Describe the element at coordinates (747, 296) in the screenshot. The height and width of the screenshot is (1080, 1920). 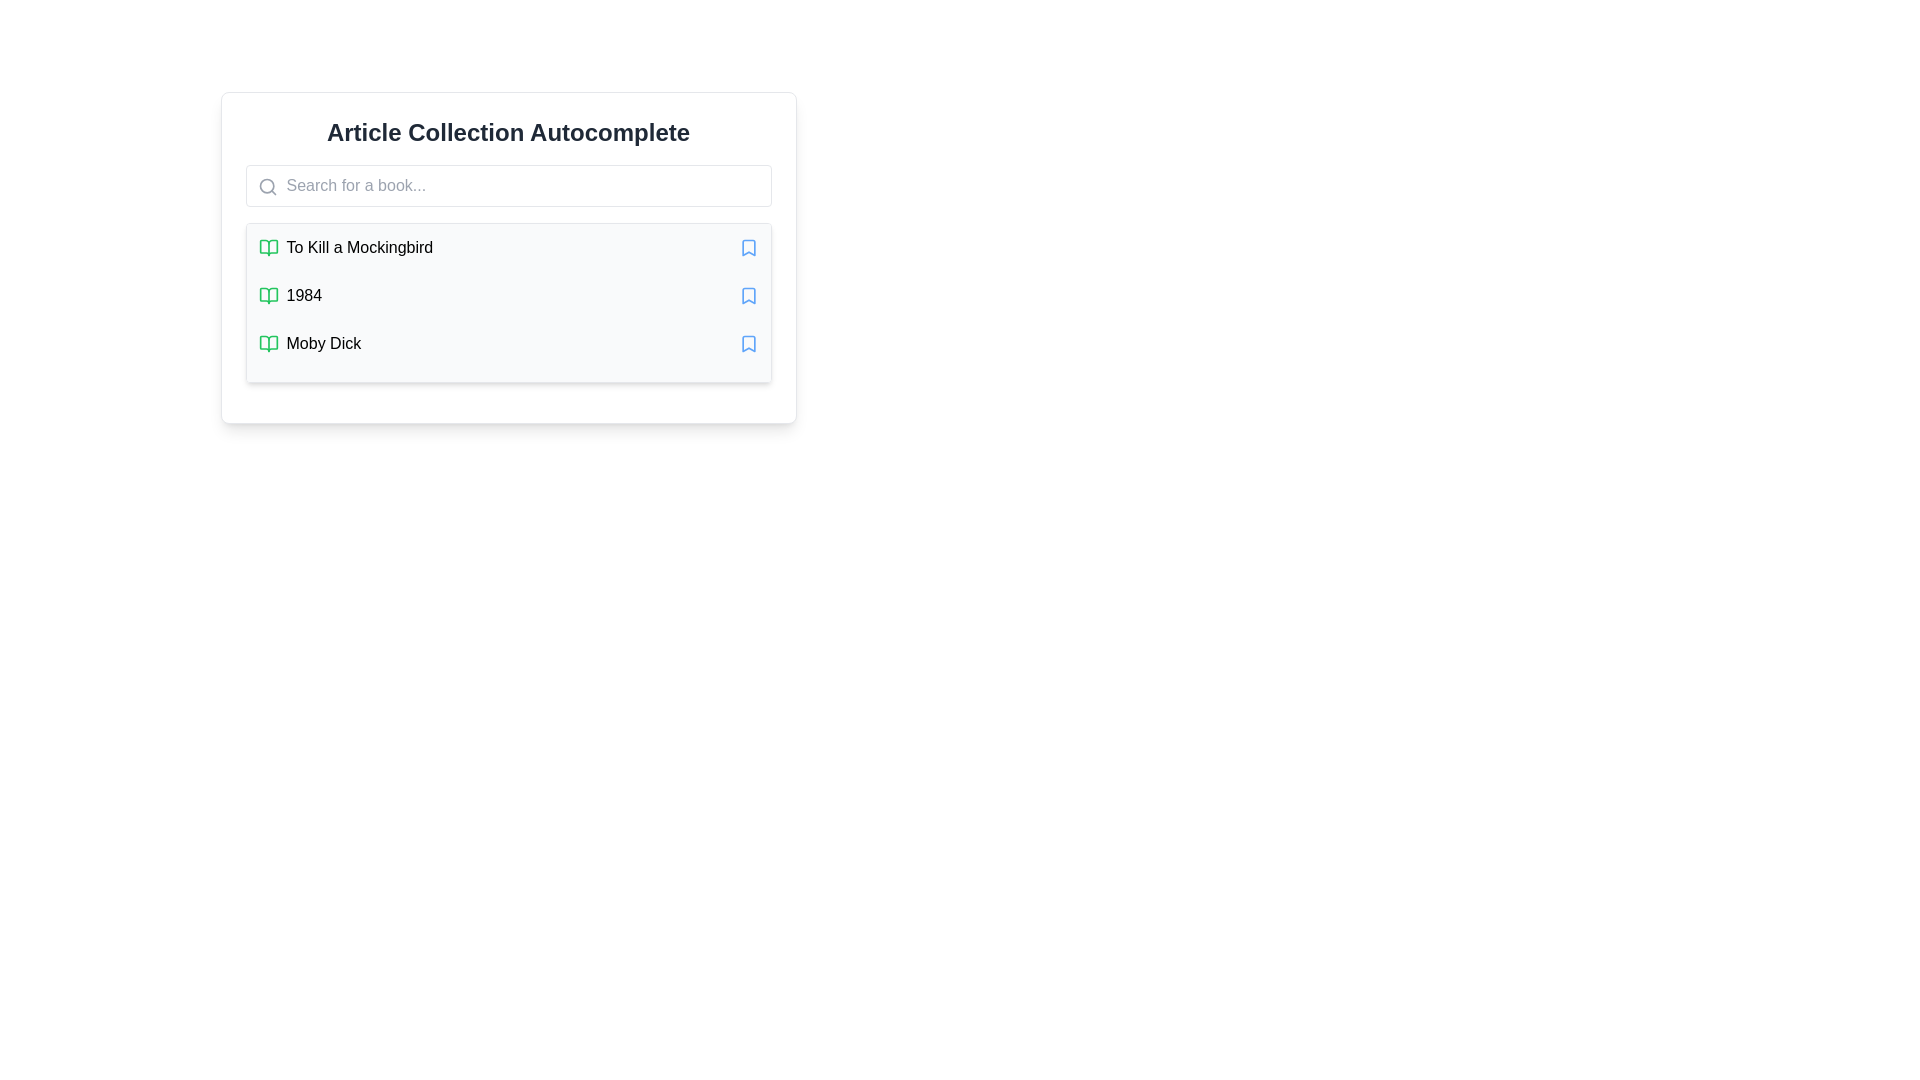
I see `the bookmark icon at the end of the row corresponding to '1984'` at that location.